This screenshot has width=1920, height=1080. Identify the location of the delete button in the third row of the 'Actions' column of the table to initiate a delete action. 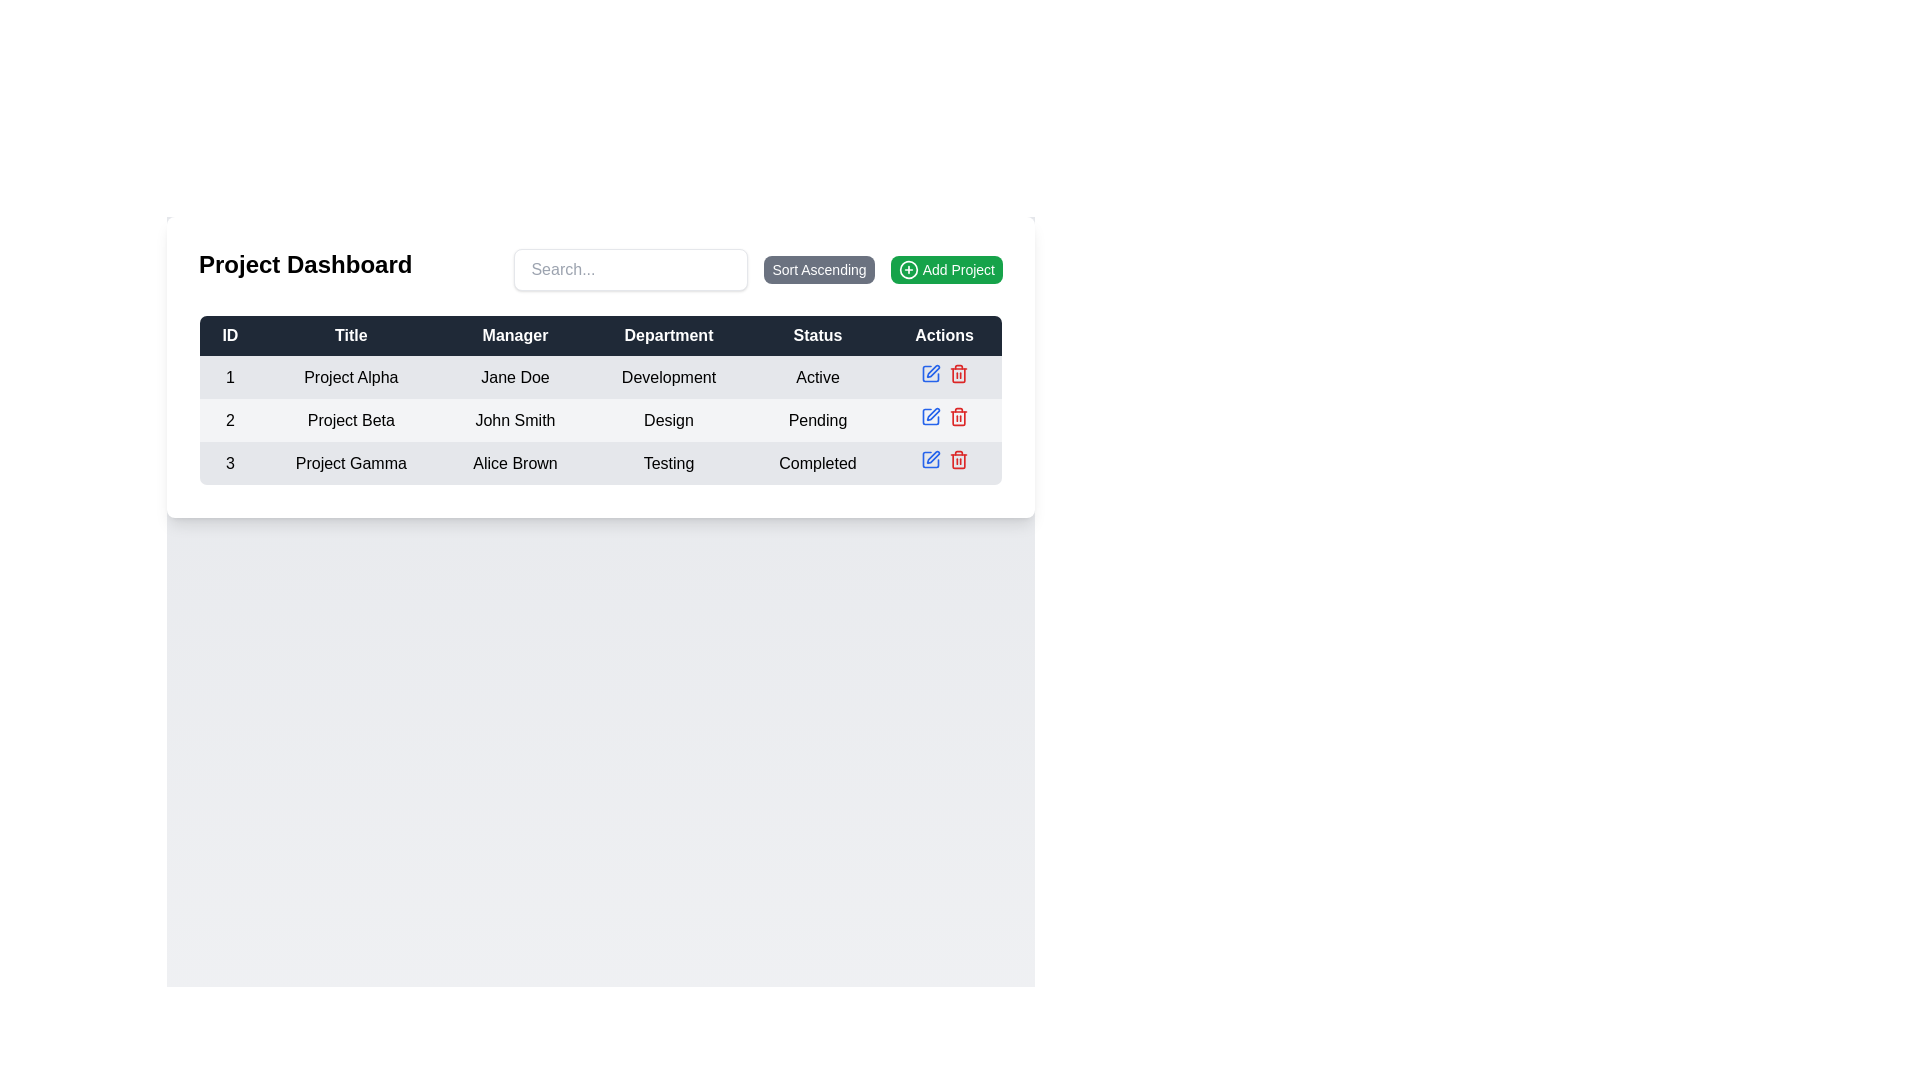
(957, 374).